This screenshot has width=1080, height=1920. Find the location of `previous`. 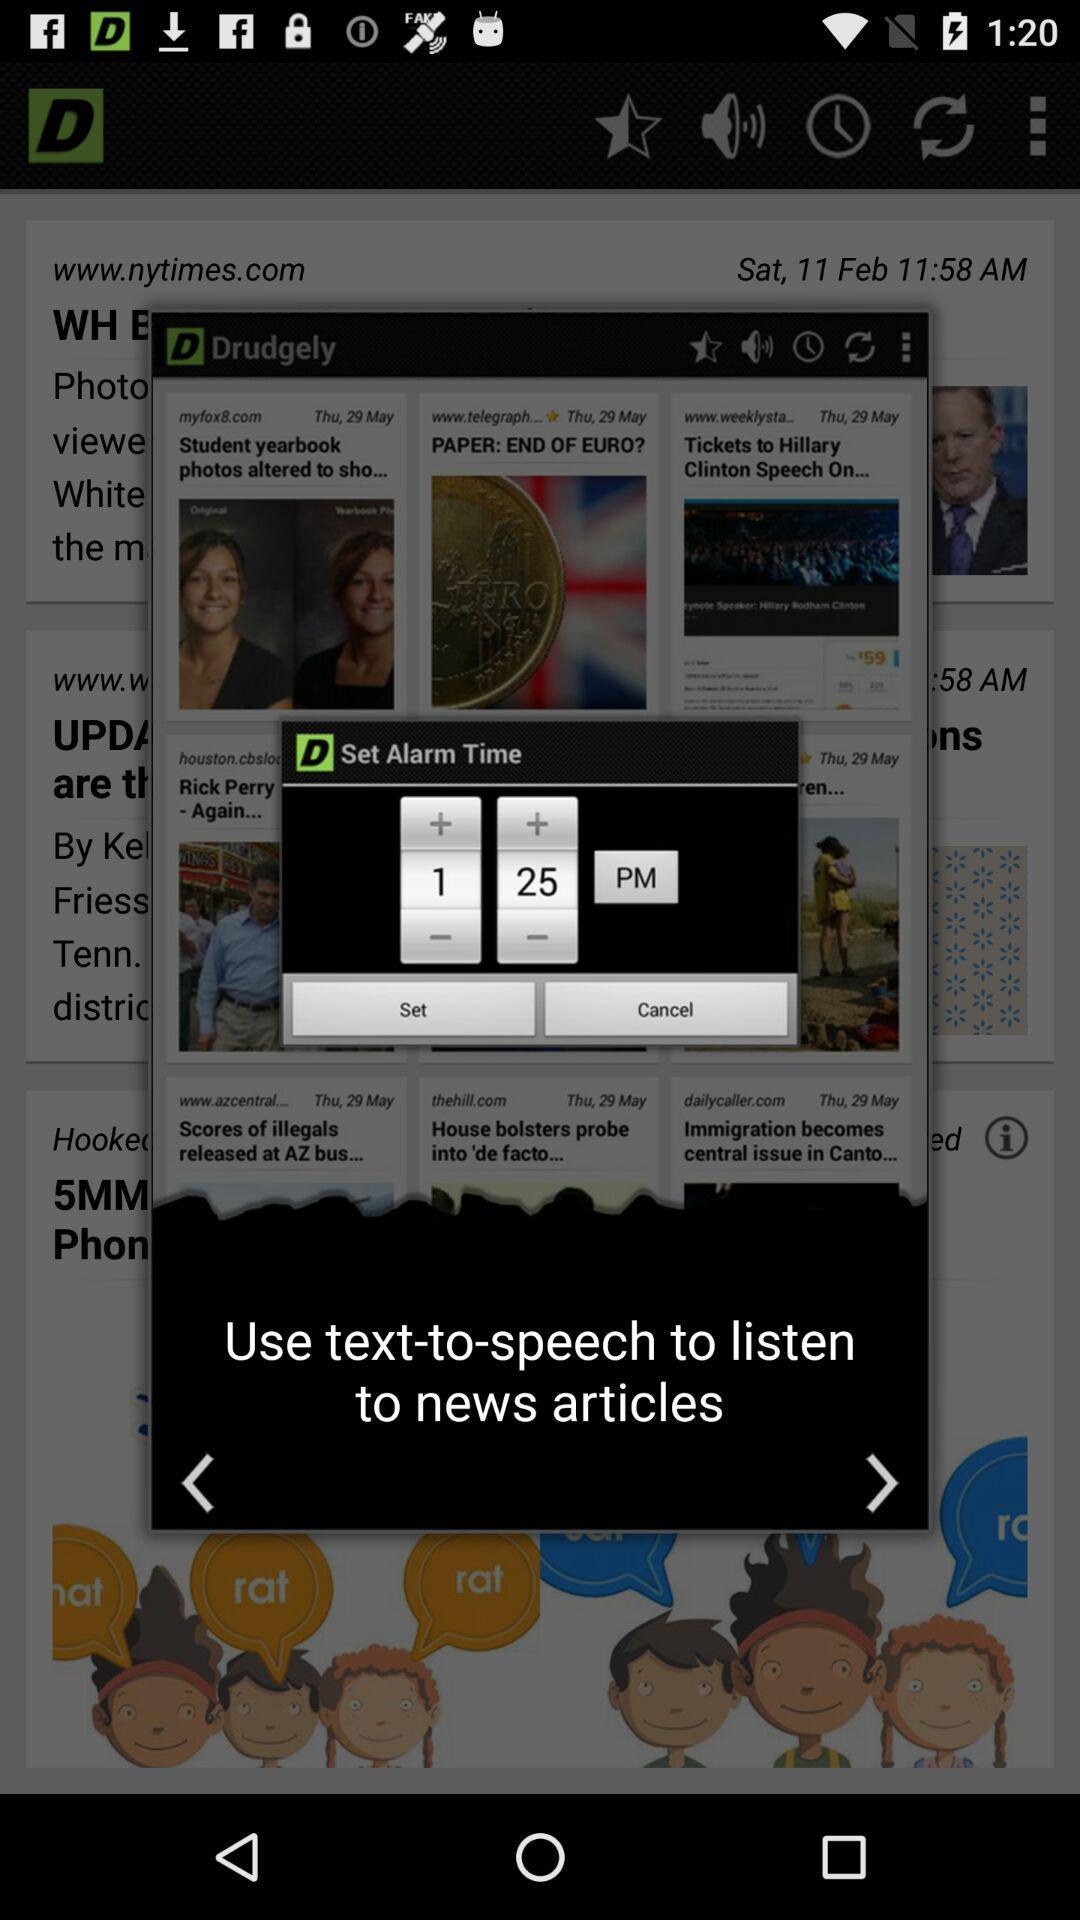

previous is located at coordinates (197, 1483).